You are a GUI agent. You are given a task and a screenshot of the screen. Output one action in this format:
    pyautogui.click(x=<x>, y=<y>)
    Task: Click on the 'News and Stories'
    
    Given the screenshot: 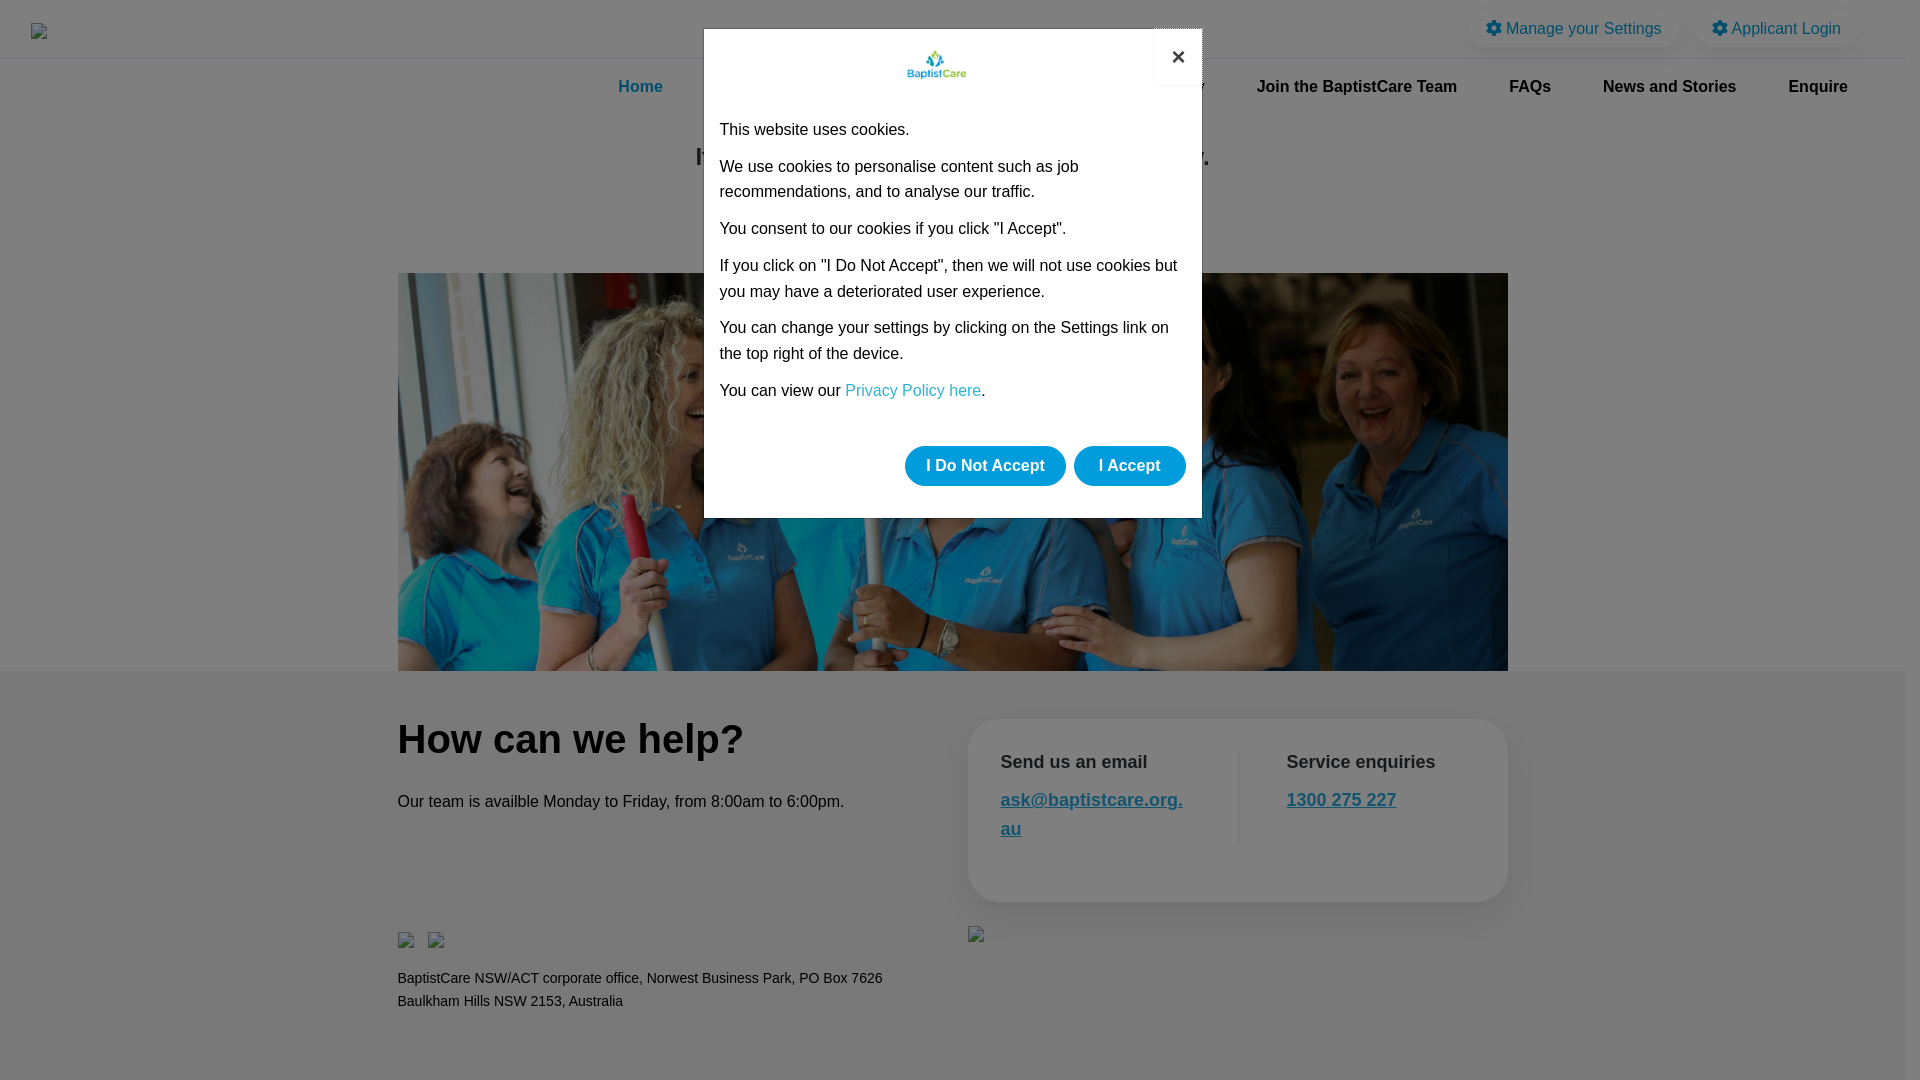 What is the action you would take?
    pyautogui.click(x=1669, y=86)
    